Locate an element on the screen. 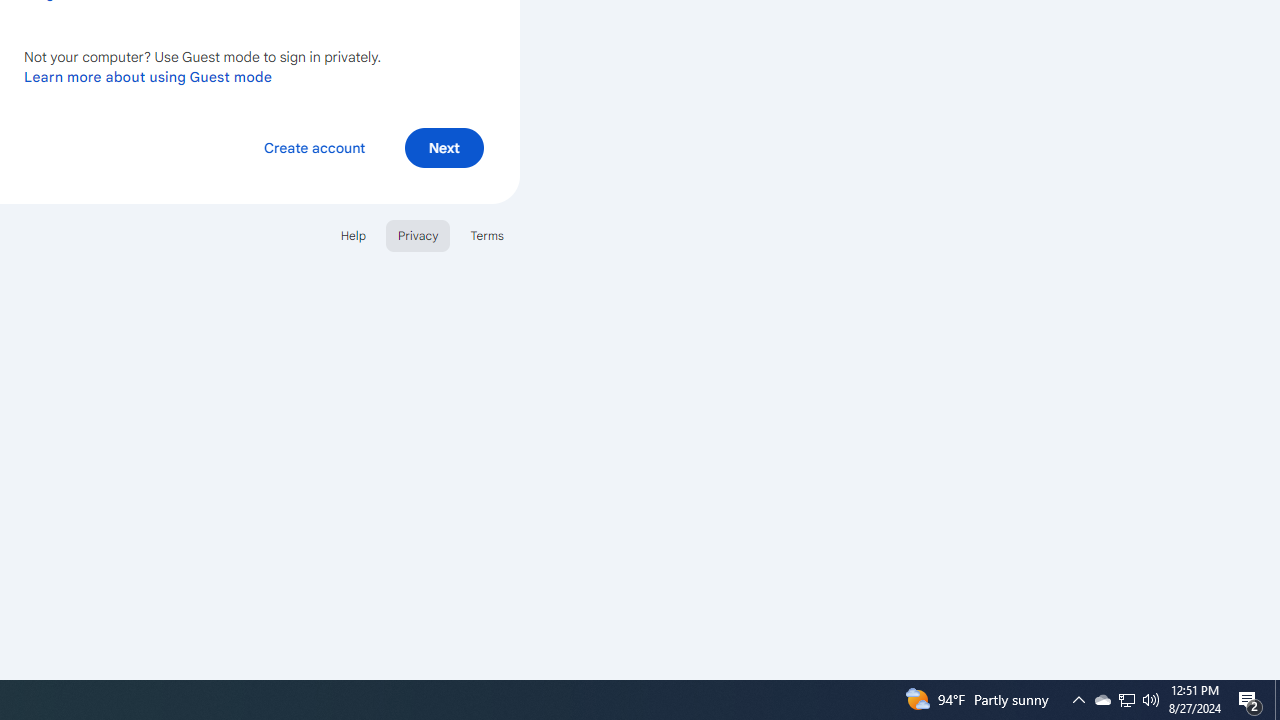 Image resolution: width=1280 pixels, height=720 pixels. 'Learn more about using Guest mode' is located at coordinates (147, 75).